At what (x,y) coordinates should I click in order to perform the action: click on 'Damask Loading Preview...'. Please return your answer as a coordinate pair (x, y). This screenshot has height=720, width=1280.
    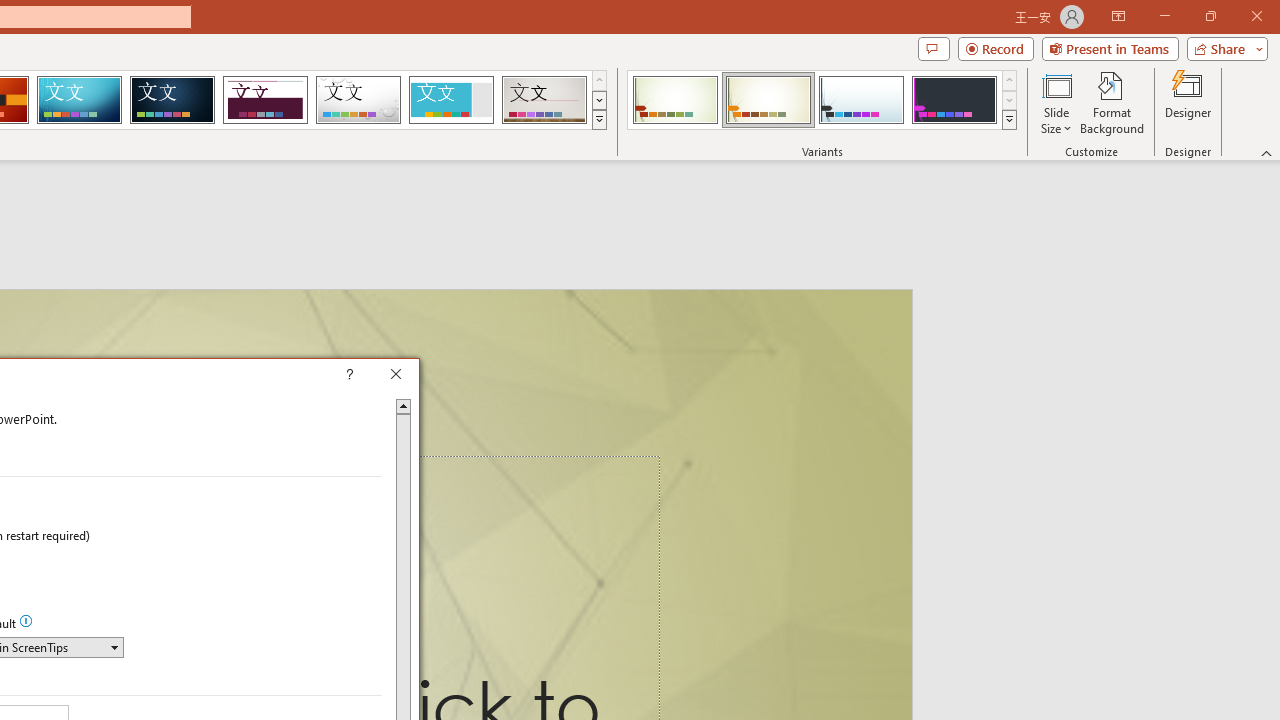
    Looking at the image, I should click on (172, 100).